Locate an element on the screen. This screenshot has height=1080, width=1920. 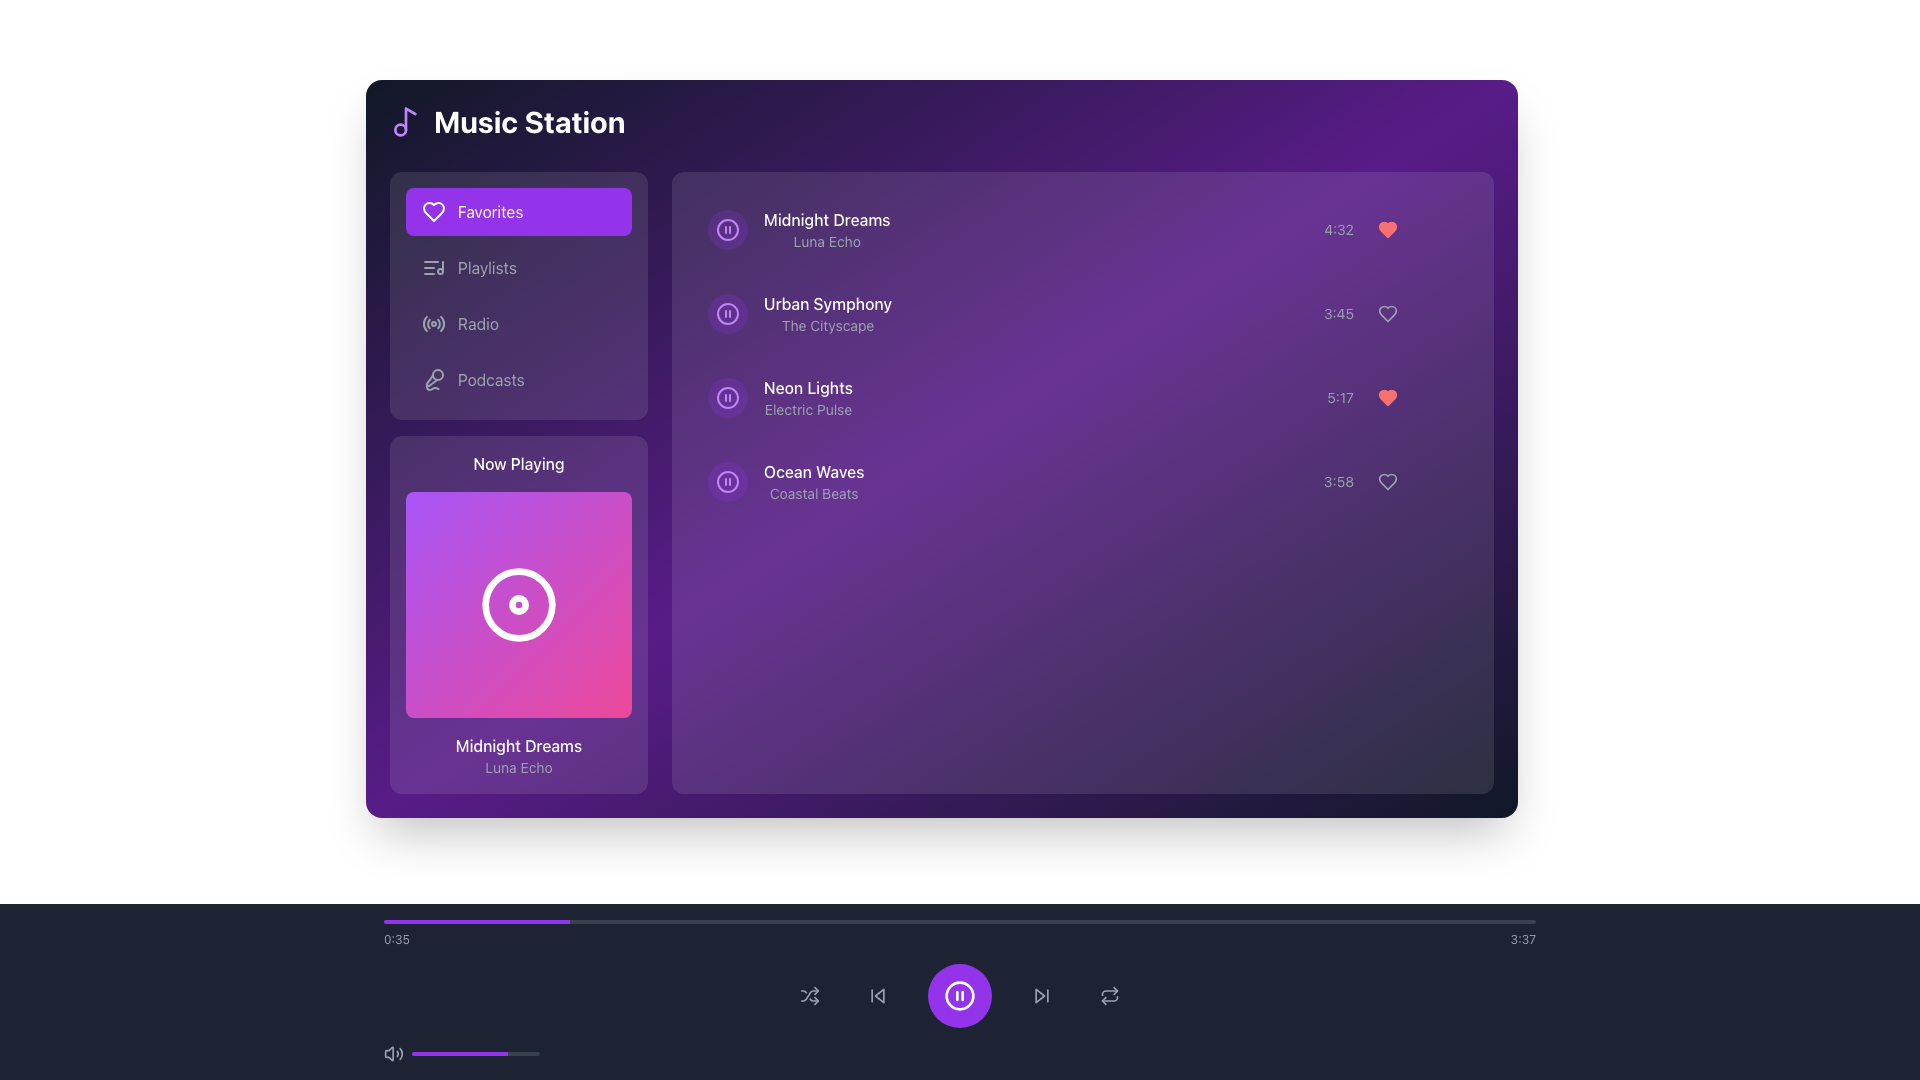
inner right arc of the radio icon in the left-hand navigation menu by using the developer tools is located at coordinates (438, 323).